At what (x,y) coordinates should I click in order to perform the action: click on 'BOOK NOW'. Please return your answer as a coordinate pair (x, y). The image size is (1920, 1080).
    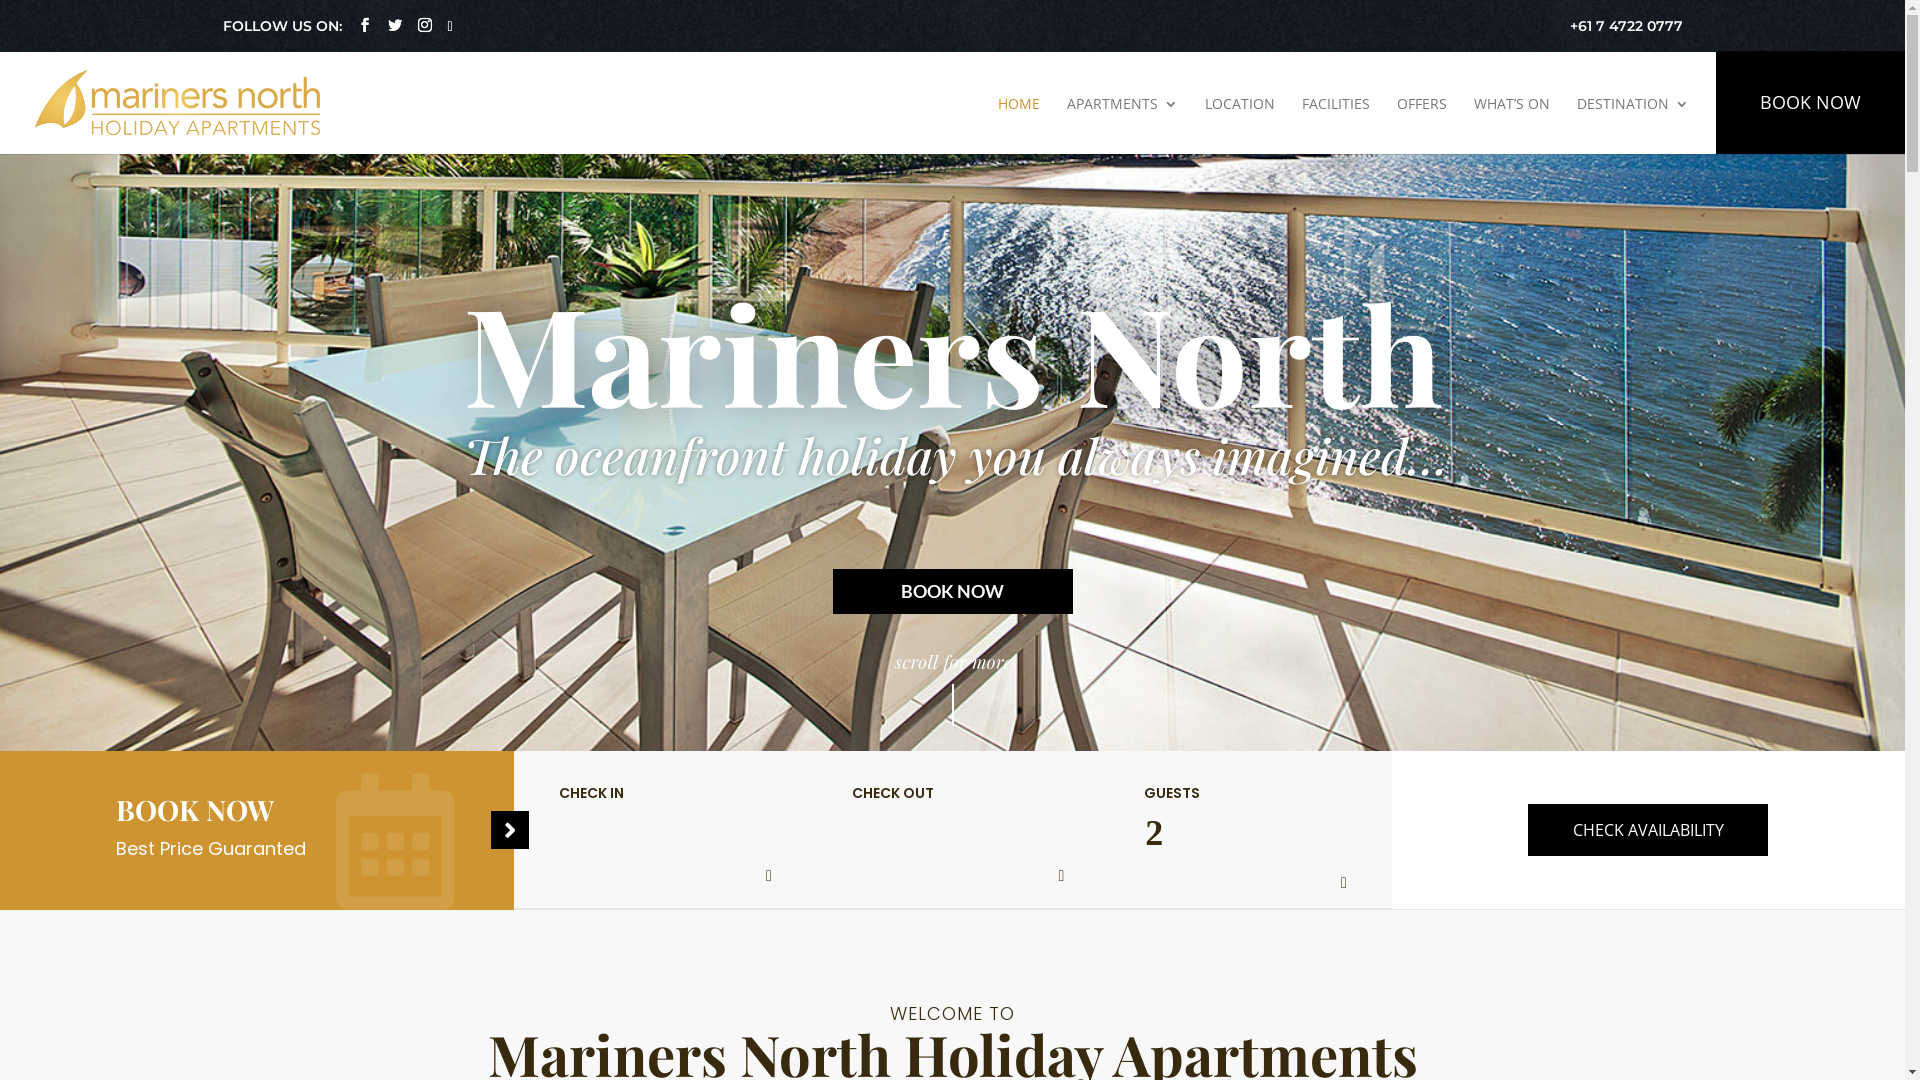
    Looking at the image, I should click on (1810, 101).